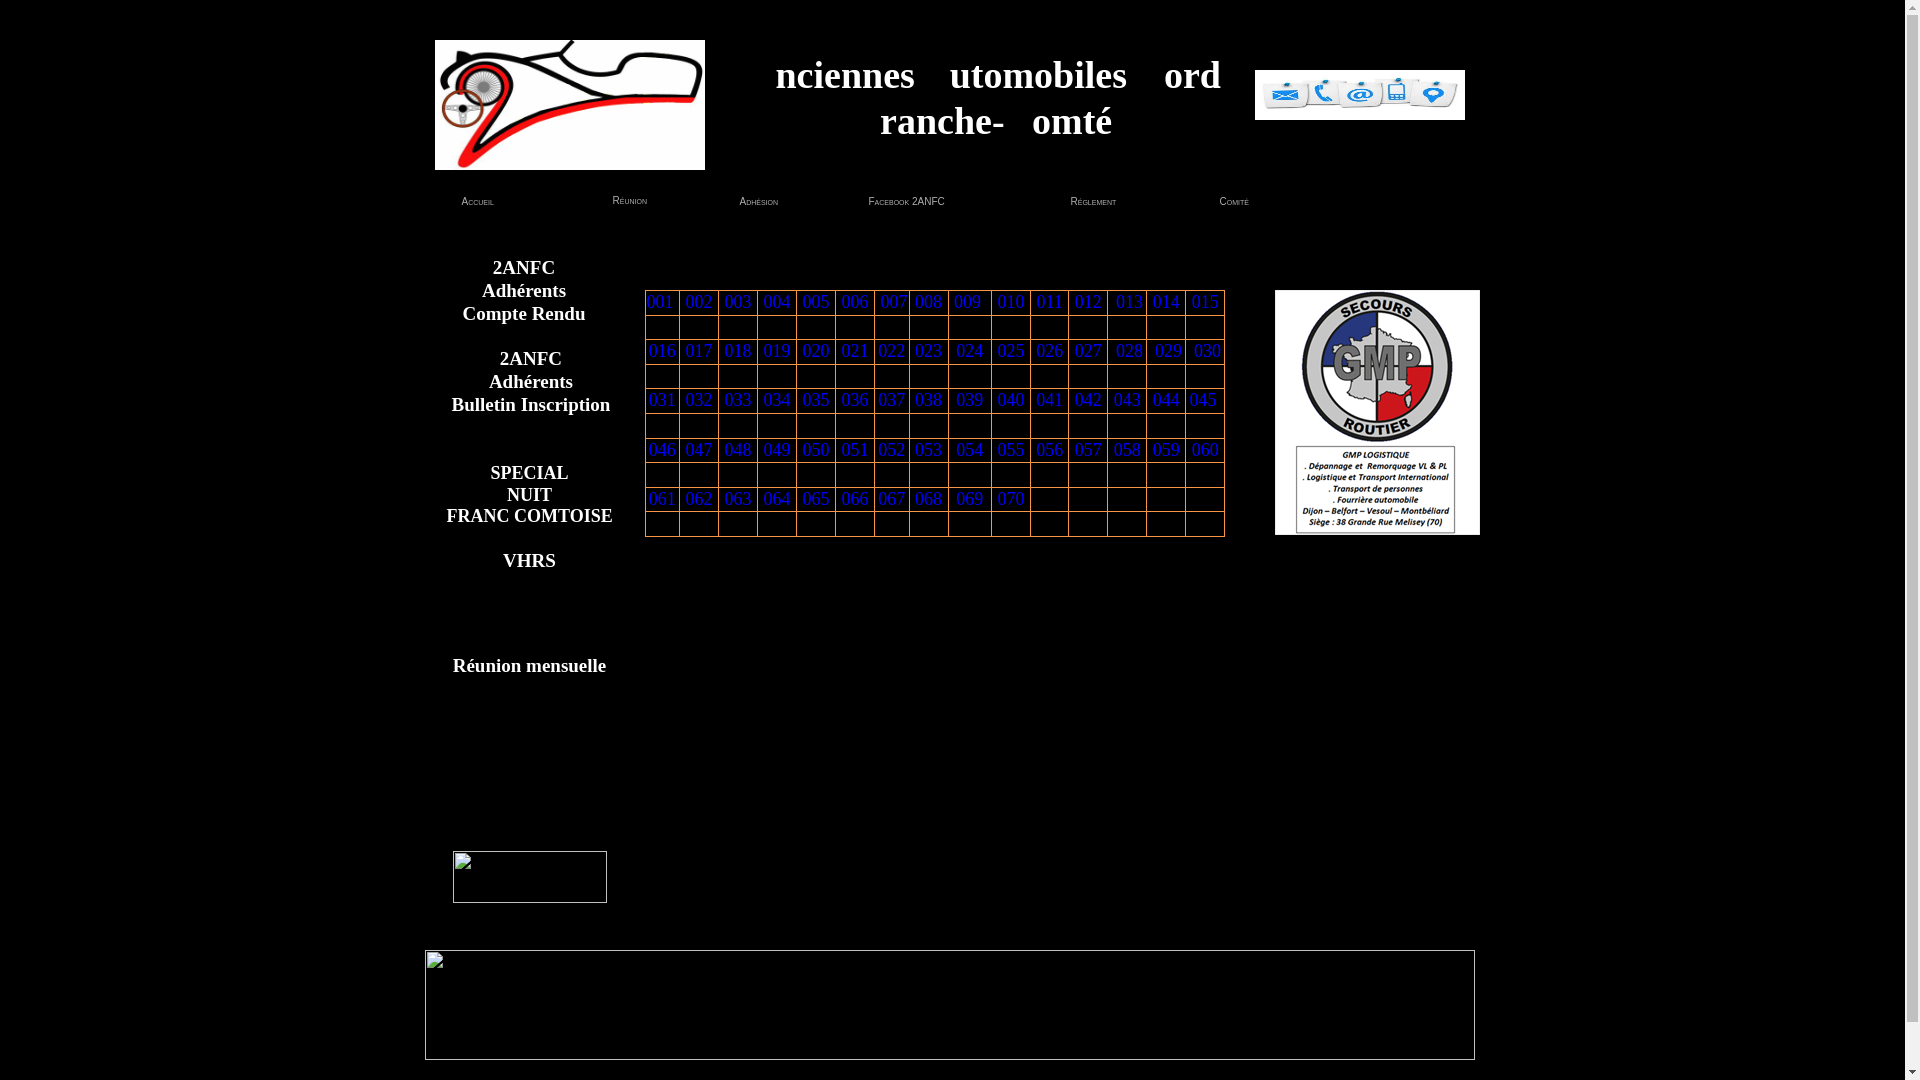 This screenshot has width=1920, height=1080. What do you see at coordinates (841, 350) in the screenshot?
I see `'021'` at bounding box center [841, 350].